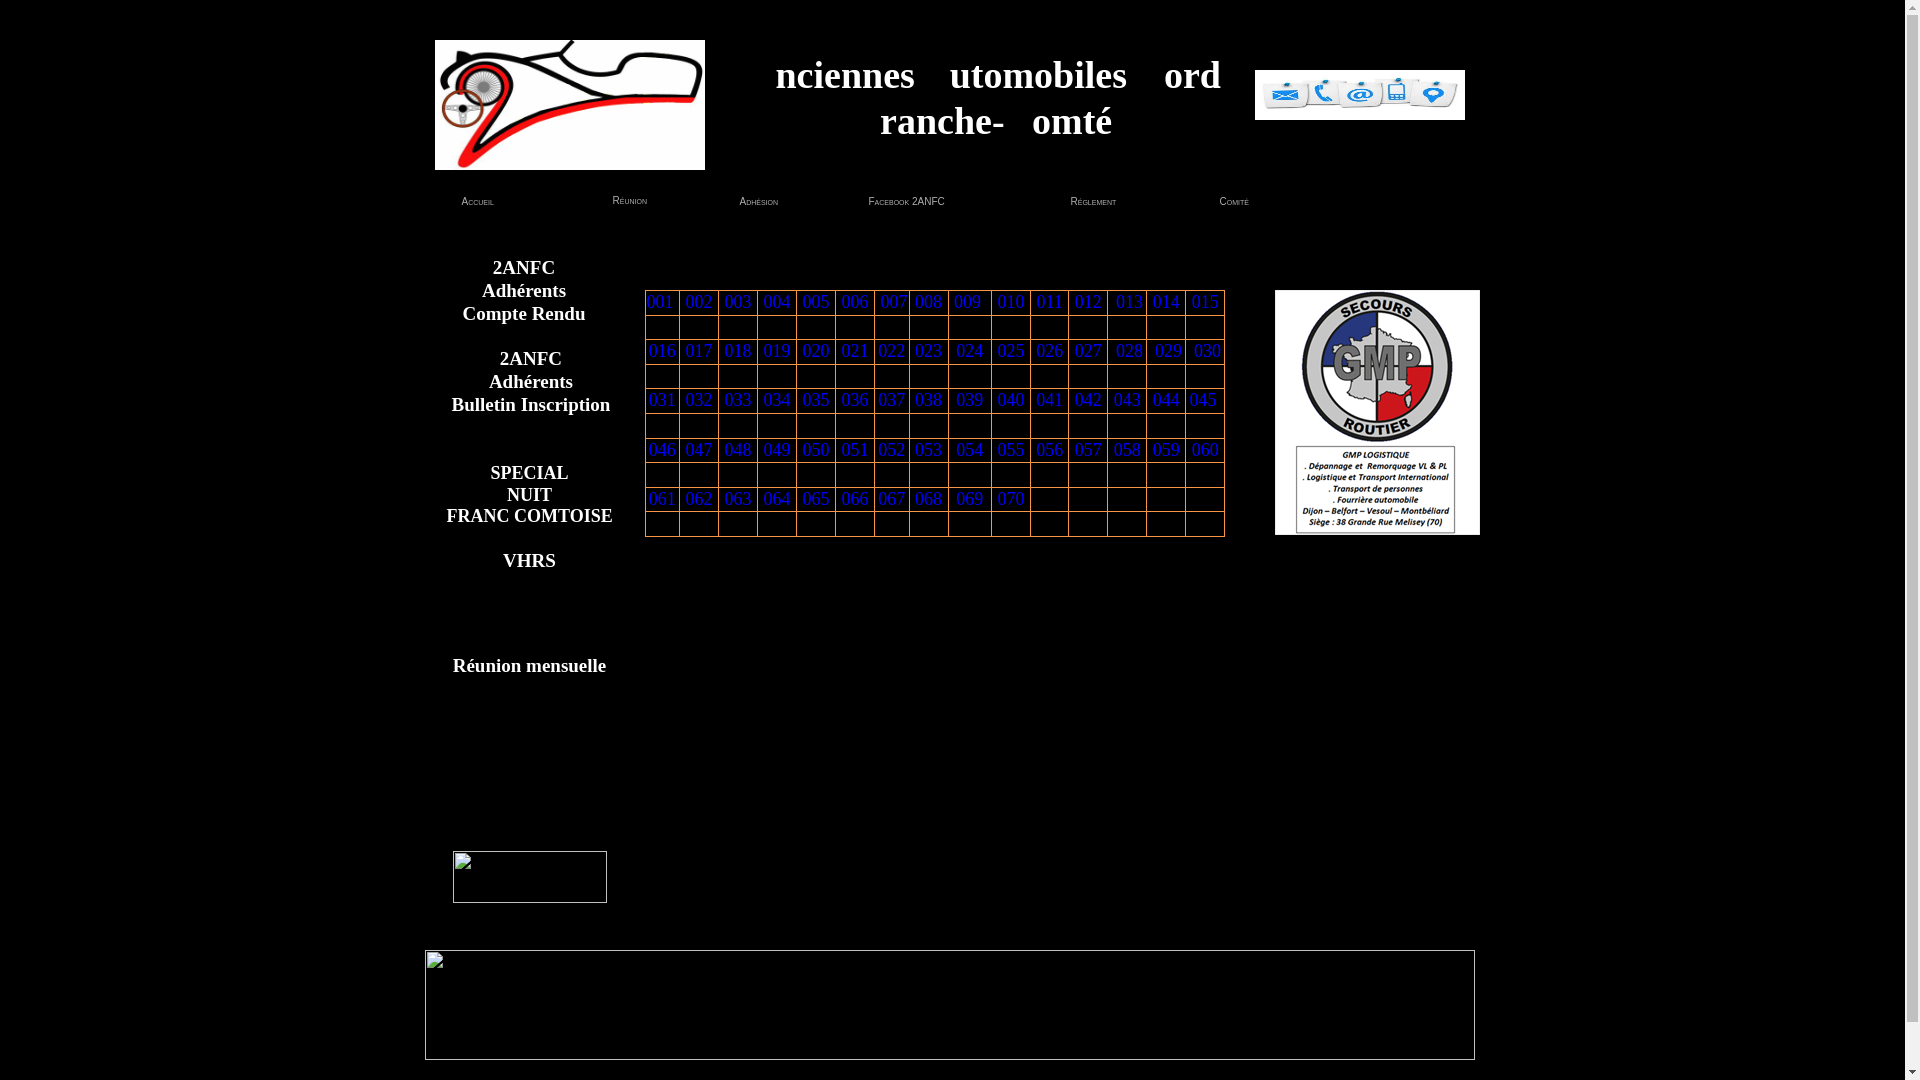 This screenshot has width=1920, height=1080. What do you see at coordinates (841, 350) in the screenshot?
I see `'021'` at bounding box center [841, 350].